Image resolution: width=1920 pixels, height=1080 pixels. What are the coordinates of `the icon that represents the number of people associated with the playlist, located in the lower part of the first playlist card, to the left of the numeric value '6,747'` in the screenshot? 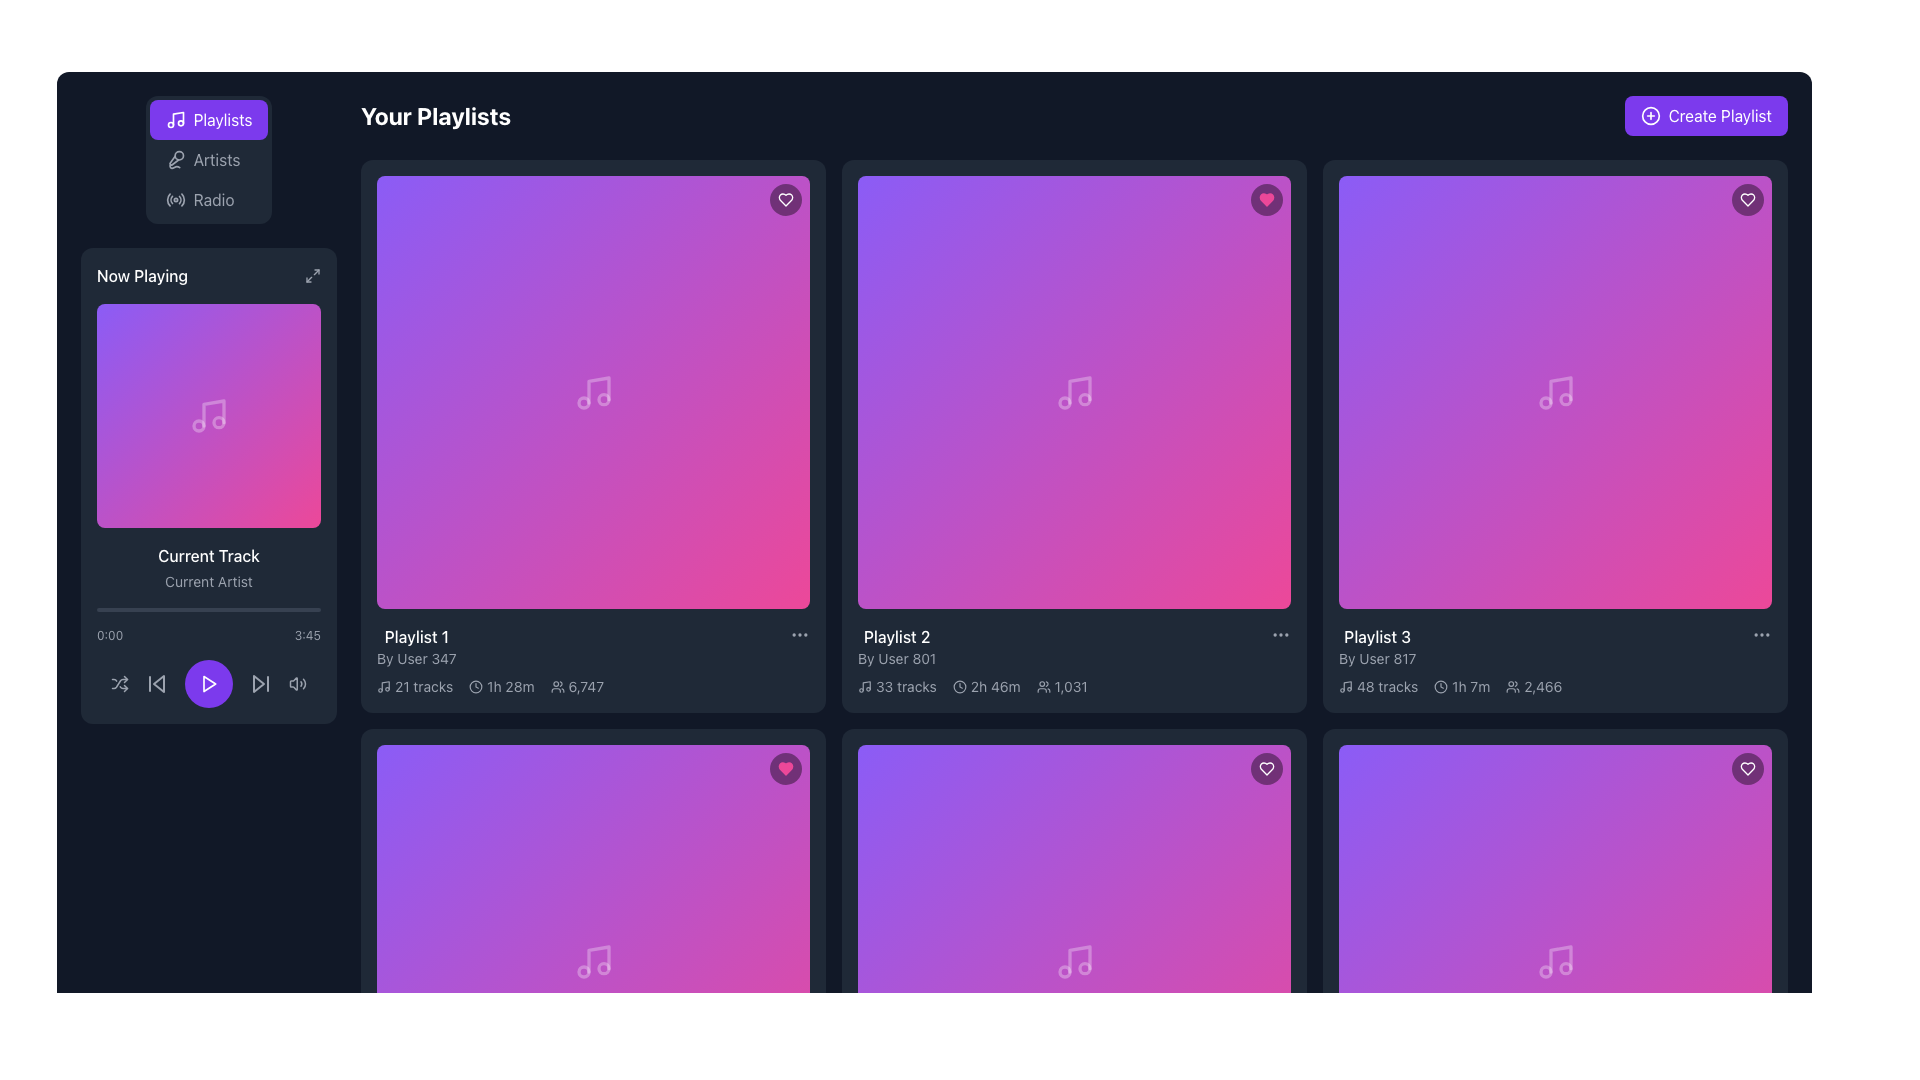 It's located at (557, 685).